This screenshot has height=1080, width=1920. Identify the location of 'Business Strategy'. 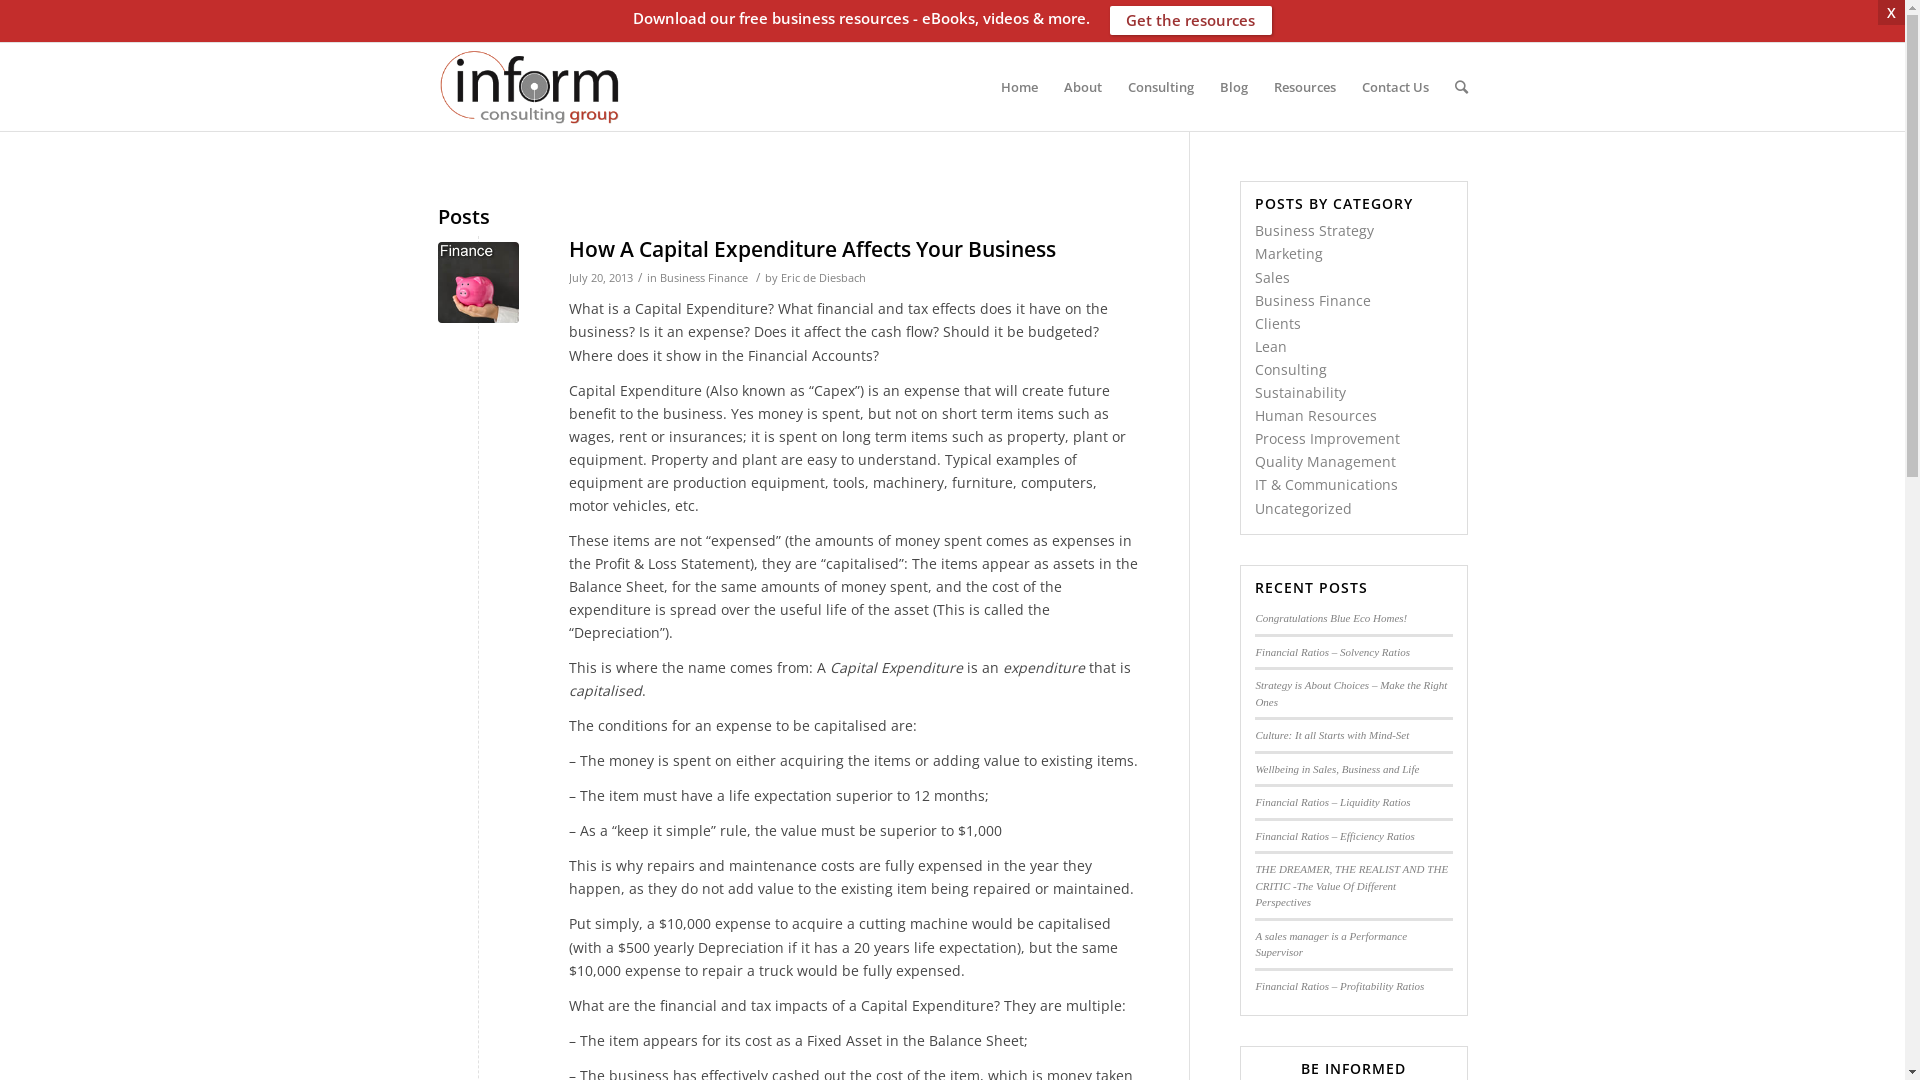
(1314, 229).